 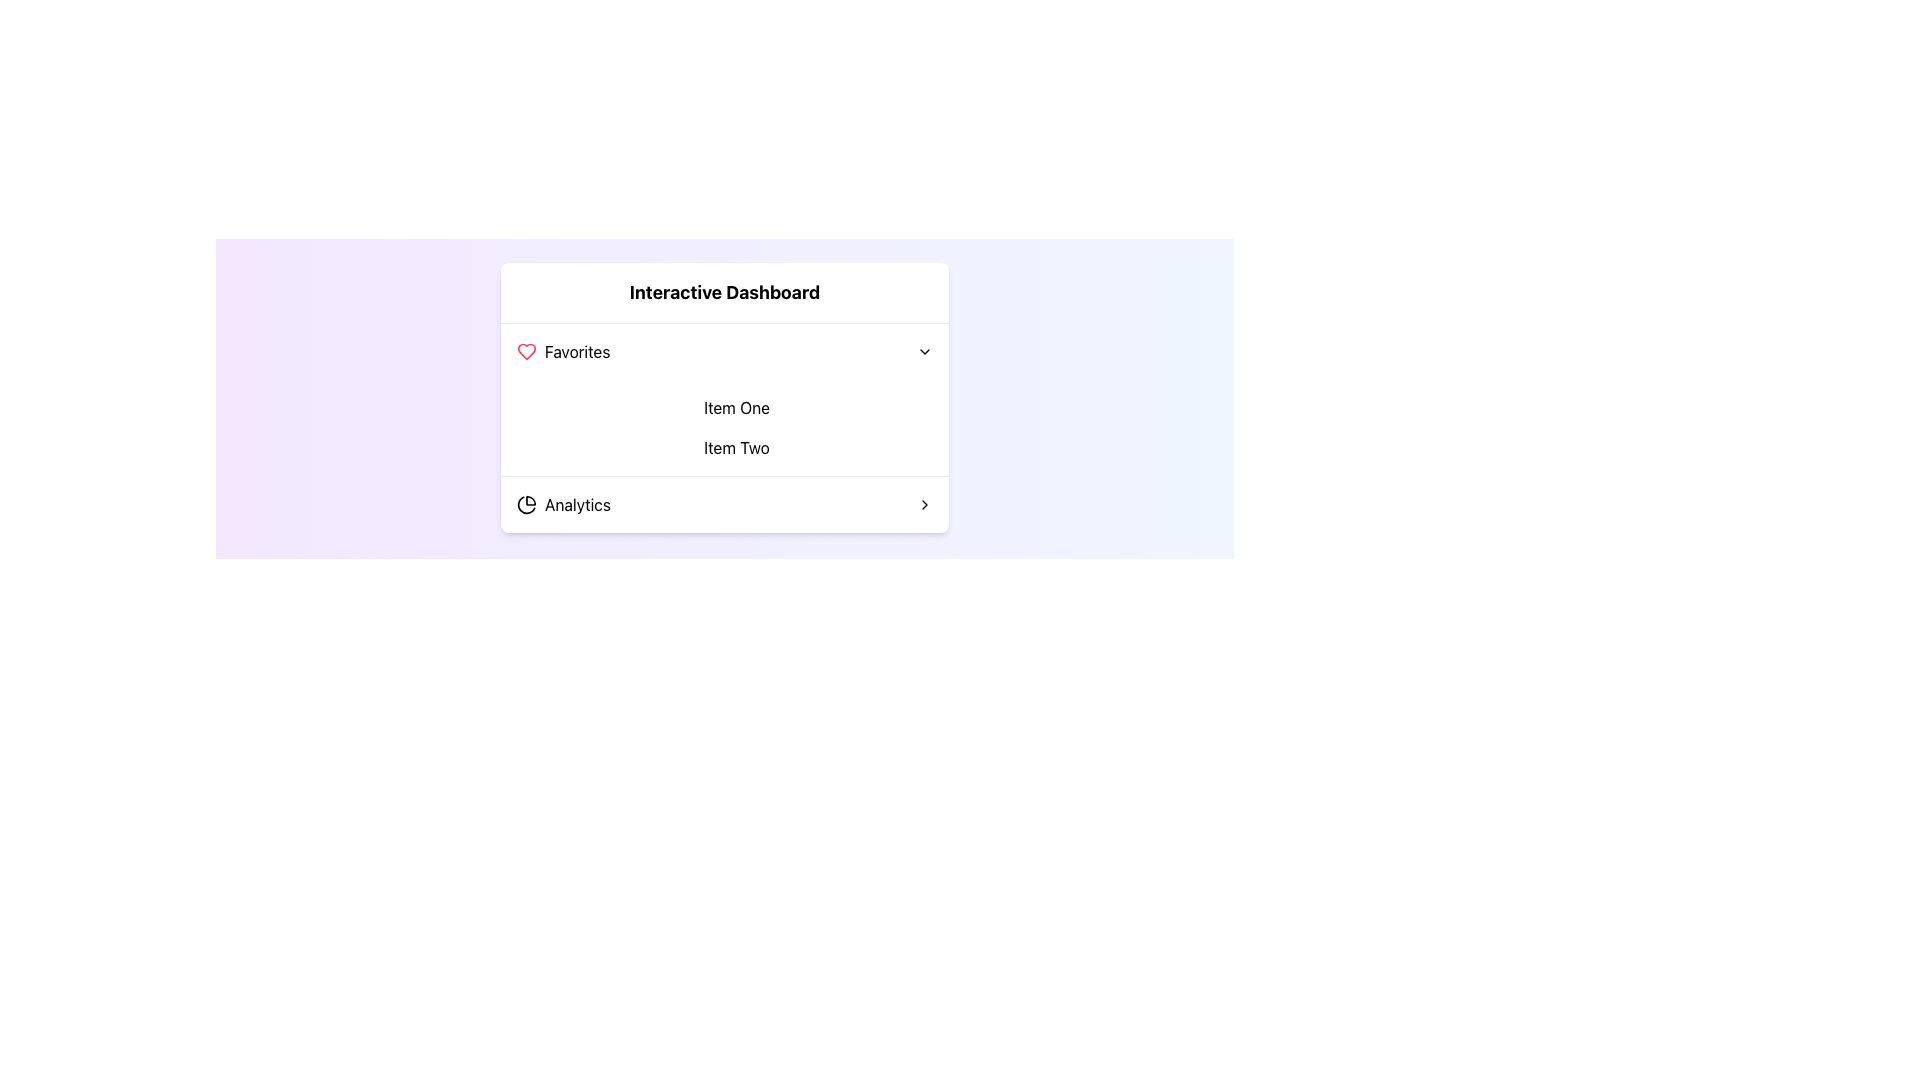 I want to click on the heart icon, which is a small red outlined icon with a white fill, located to the left of the text 'Favorites', so click(x=527, y=350).